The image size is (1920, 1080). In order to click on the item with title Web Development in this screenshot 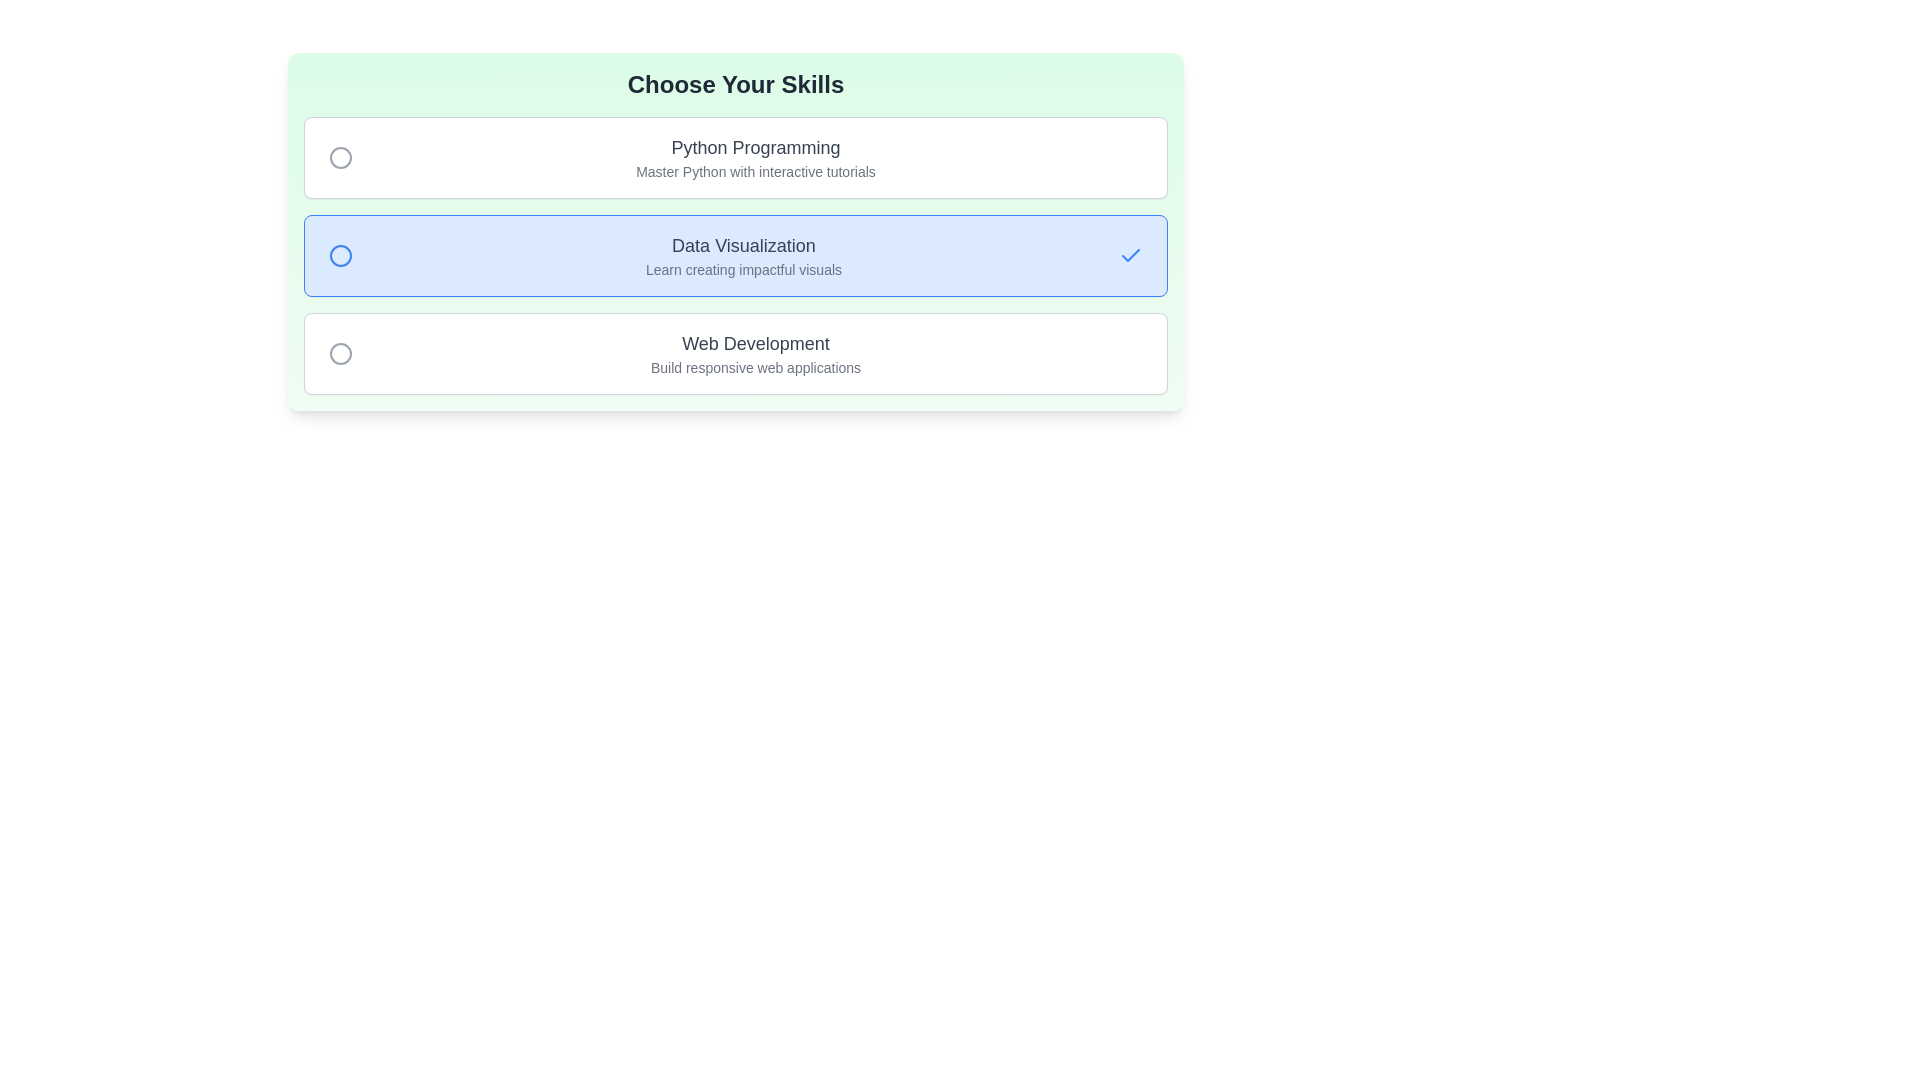, I will do `click(734, 353)`.